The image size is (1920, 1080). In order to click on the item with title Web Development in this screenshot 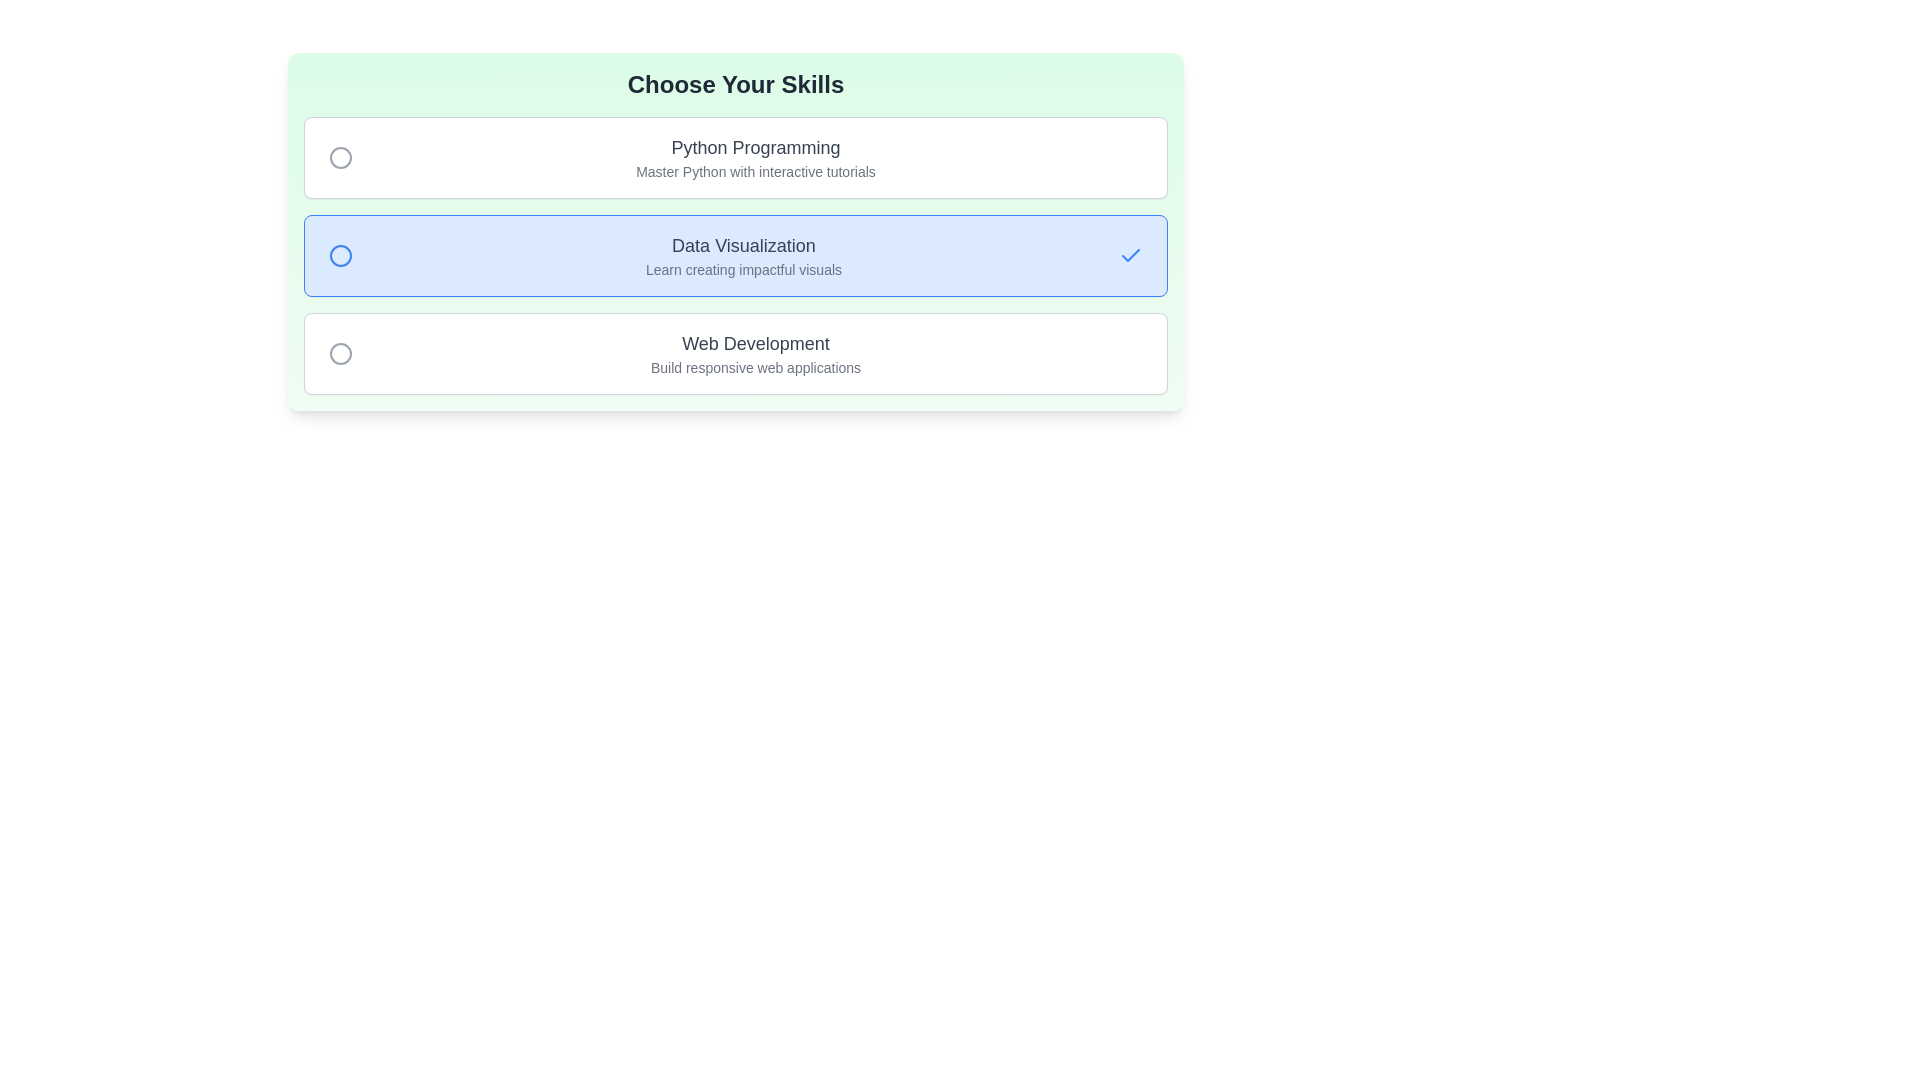, I will do `click(734, 353)`.